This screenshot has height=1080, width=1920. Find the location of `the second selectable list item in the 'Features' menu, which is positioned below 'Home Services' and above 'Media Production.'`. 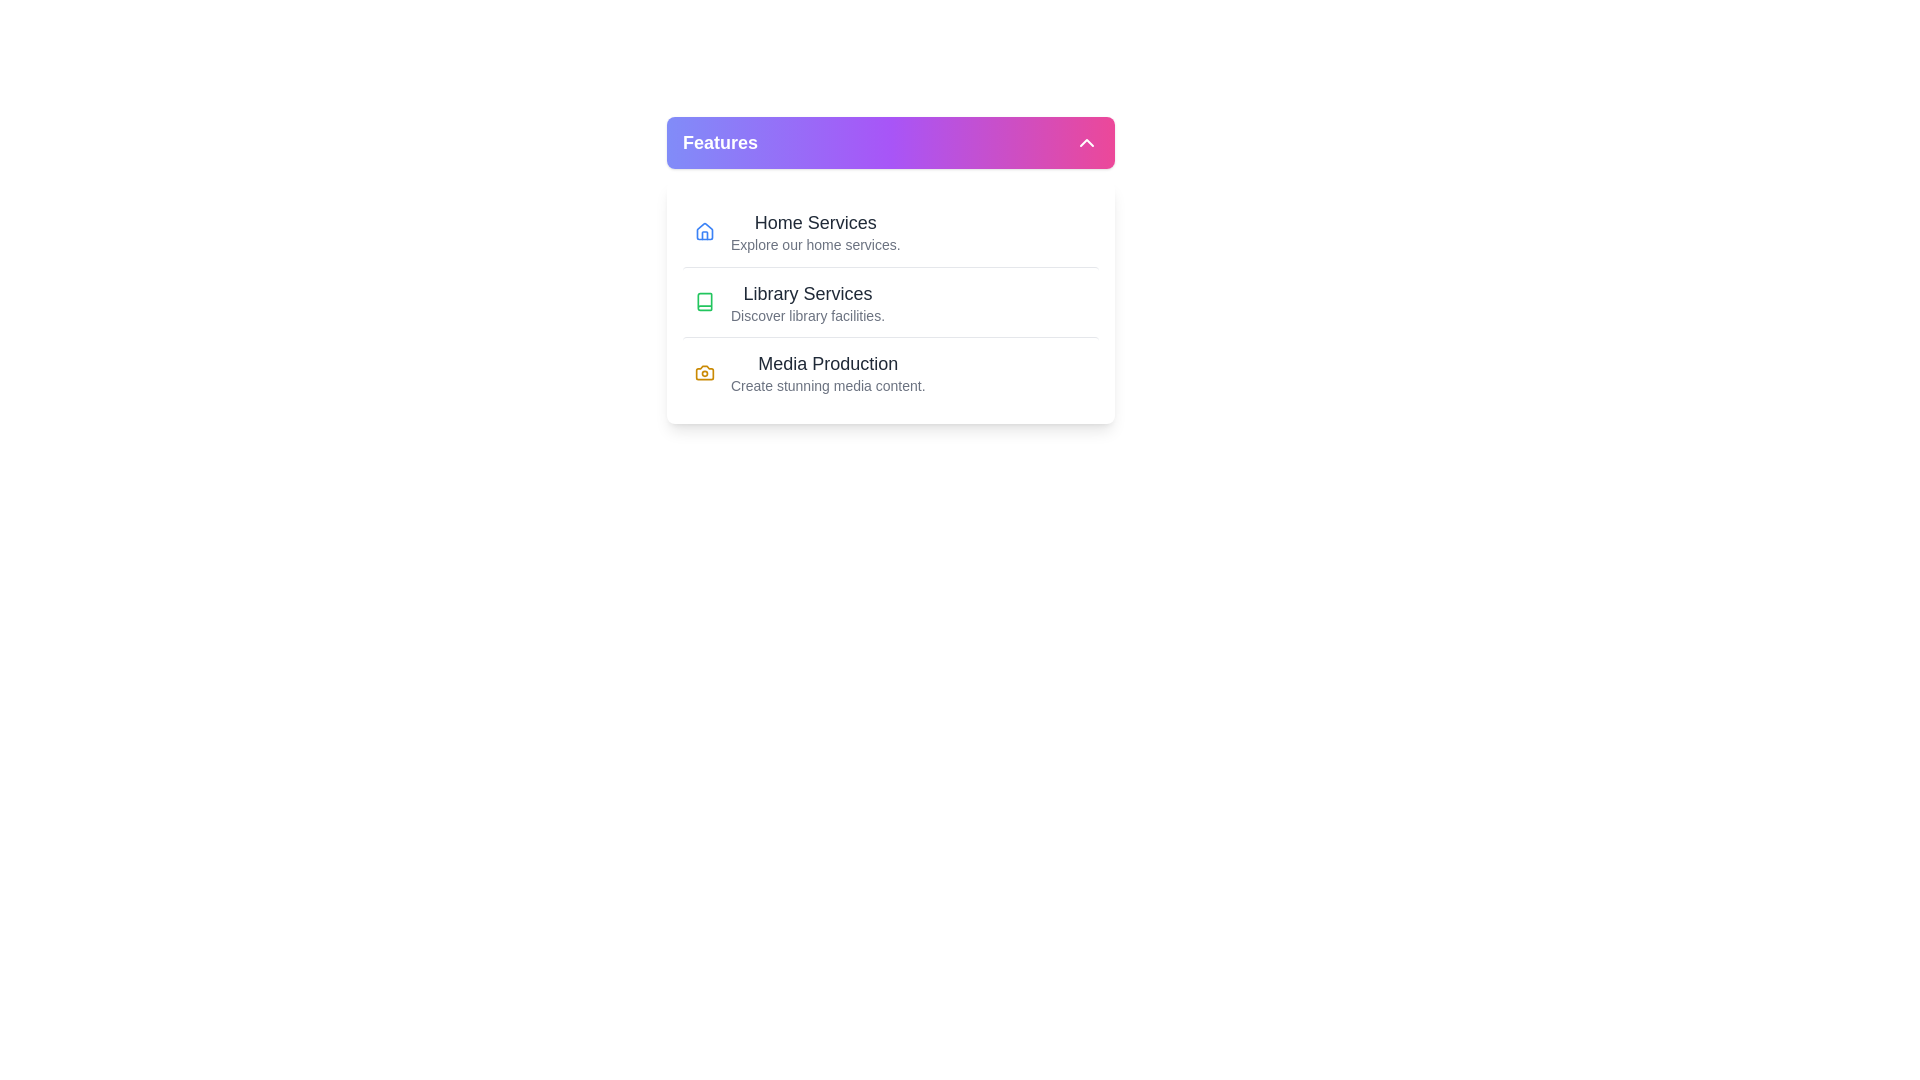

the second selectable list item in the 'Features' menu, which is positioned below 'Home Services' and above 'Media Production.' is located at coordinates (890, 301).